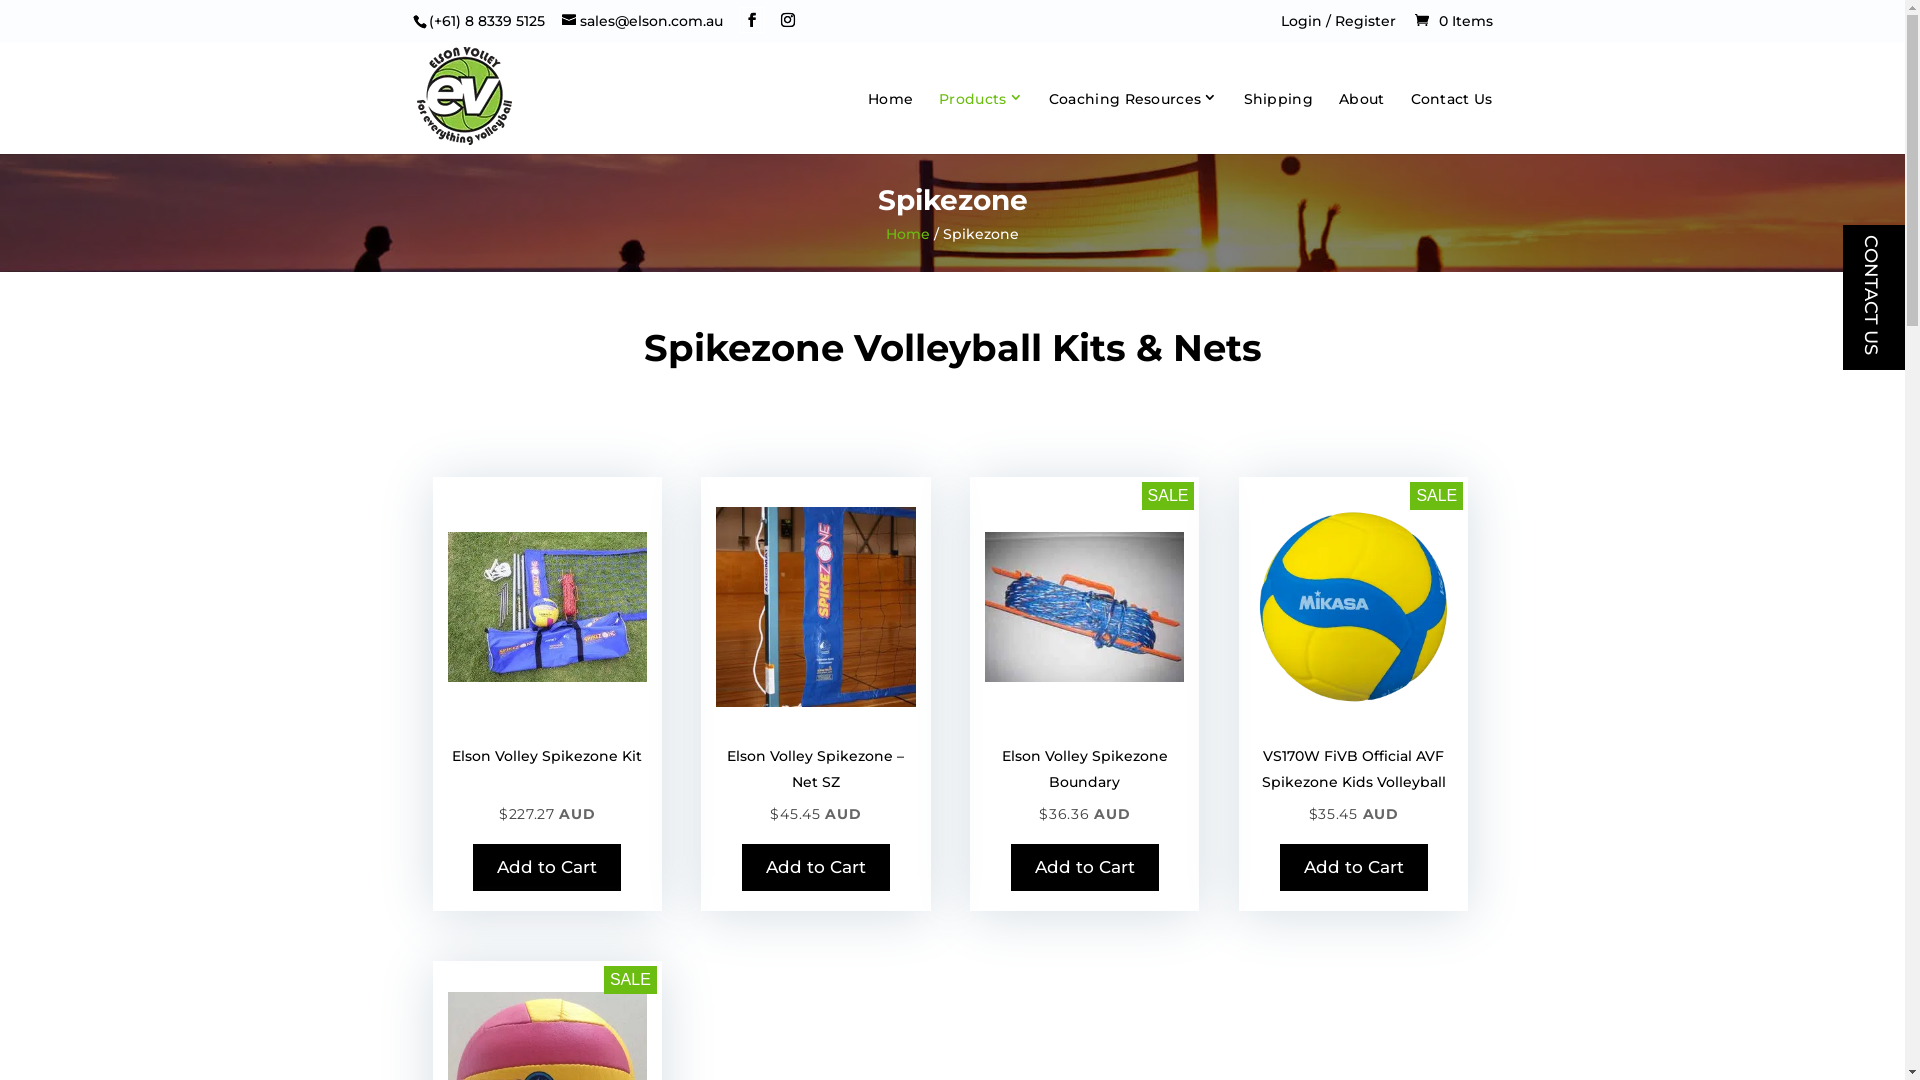 The width and height of the screenshot is (1920, 1080). I want to click on 'Spikezone', so click(715, 605).